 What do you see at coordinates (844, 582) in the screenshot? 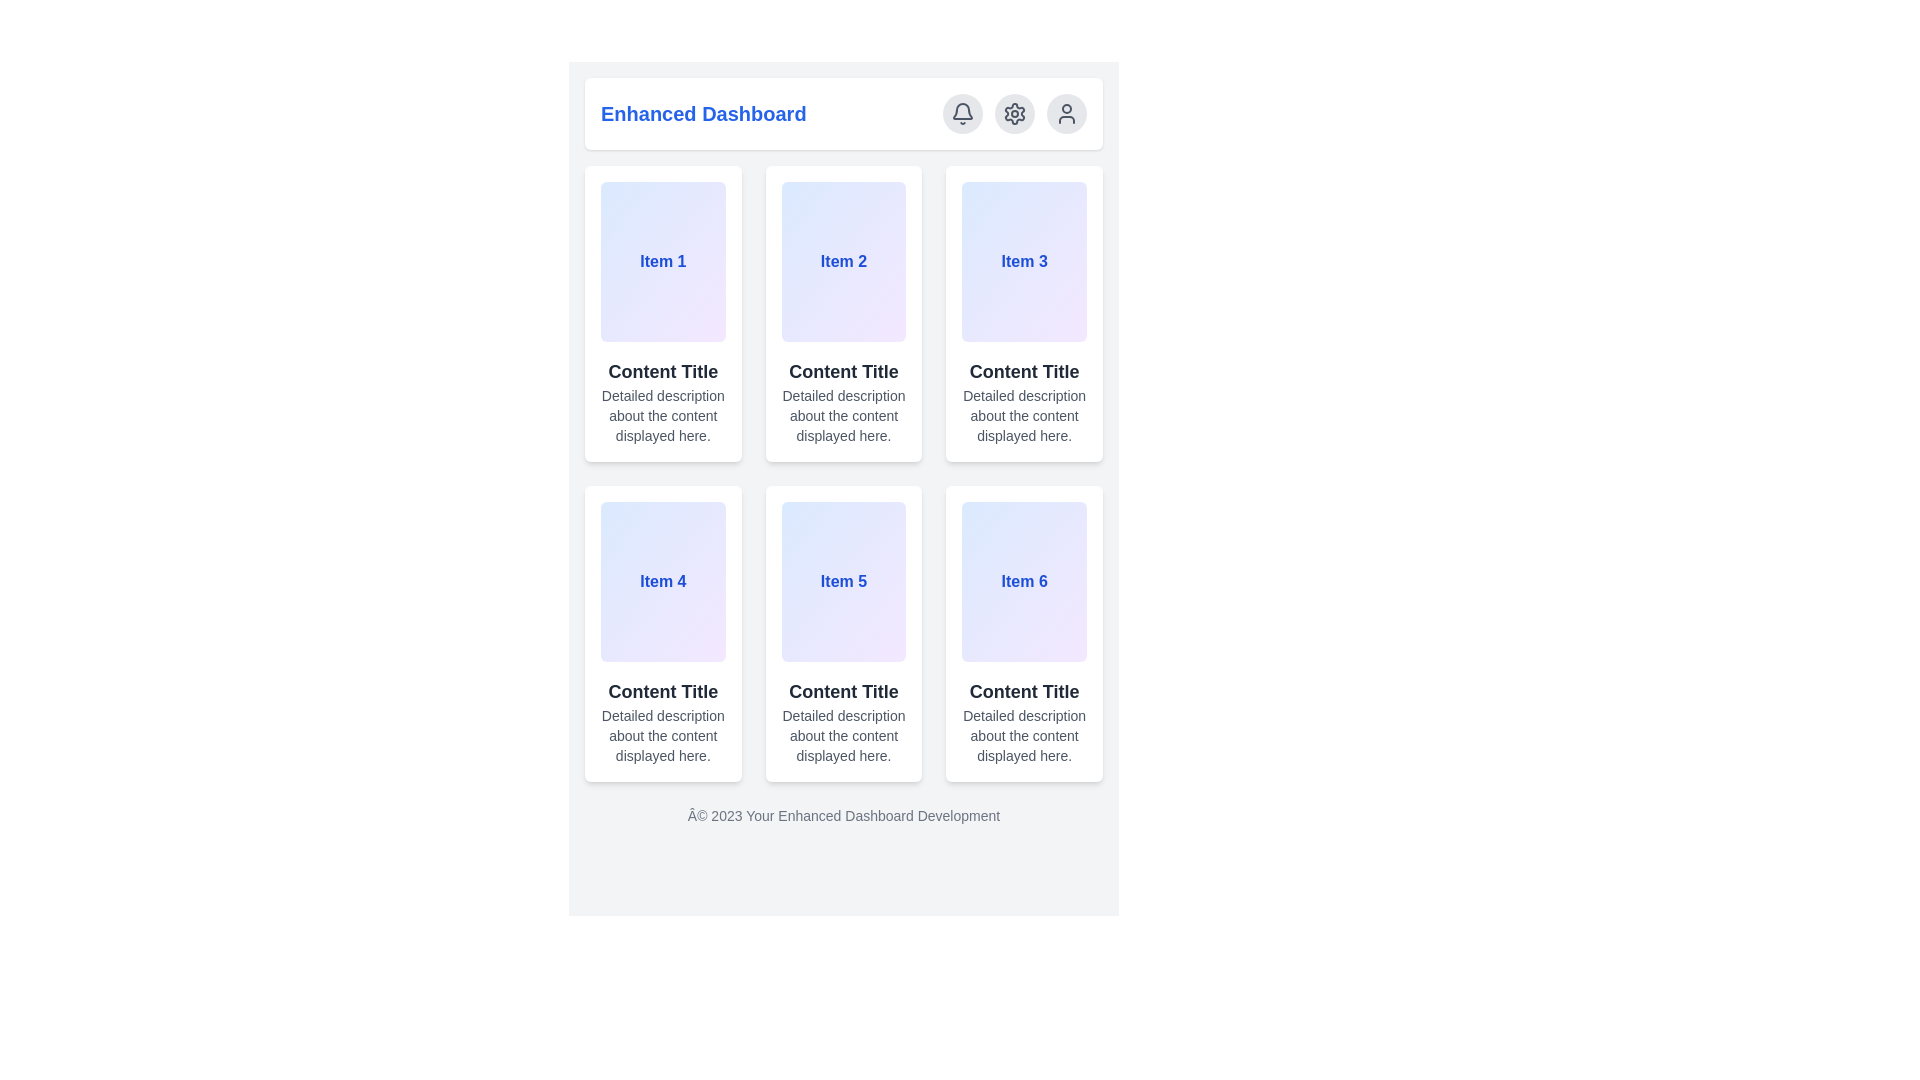
I see `the text label 'Item 5' styled in bold blue font, located in the middle column of the second row of grid elements on the dashboard` at bounding box center [844, 582].